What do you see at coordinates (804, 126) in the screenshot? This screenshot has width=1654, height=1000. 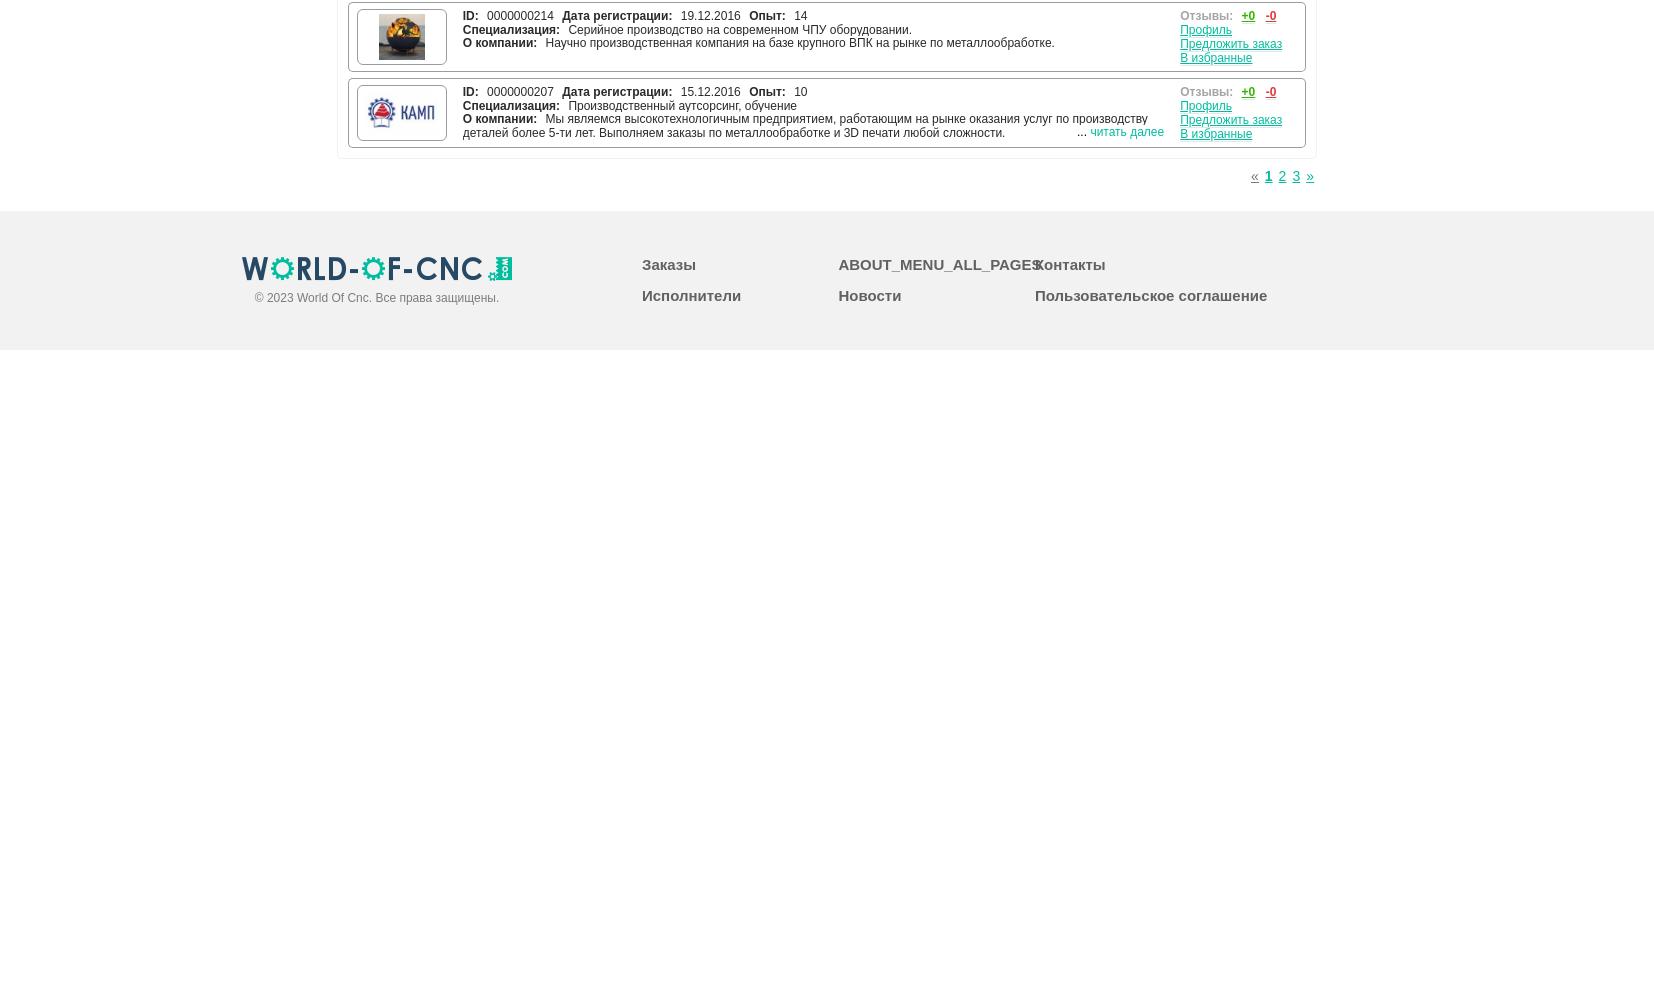 I see `'Мы являемся высокотехнологичным предприятием, работающим на рынке оказания услуг  по производству деталей более 5-ти лет. Выполняем заказы по металлообработке и 3D печати любой сложности.'` at bounding box center [804, 126].